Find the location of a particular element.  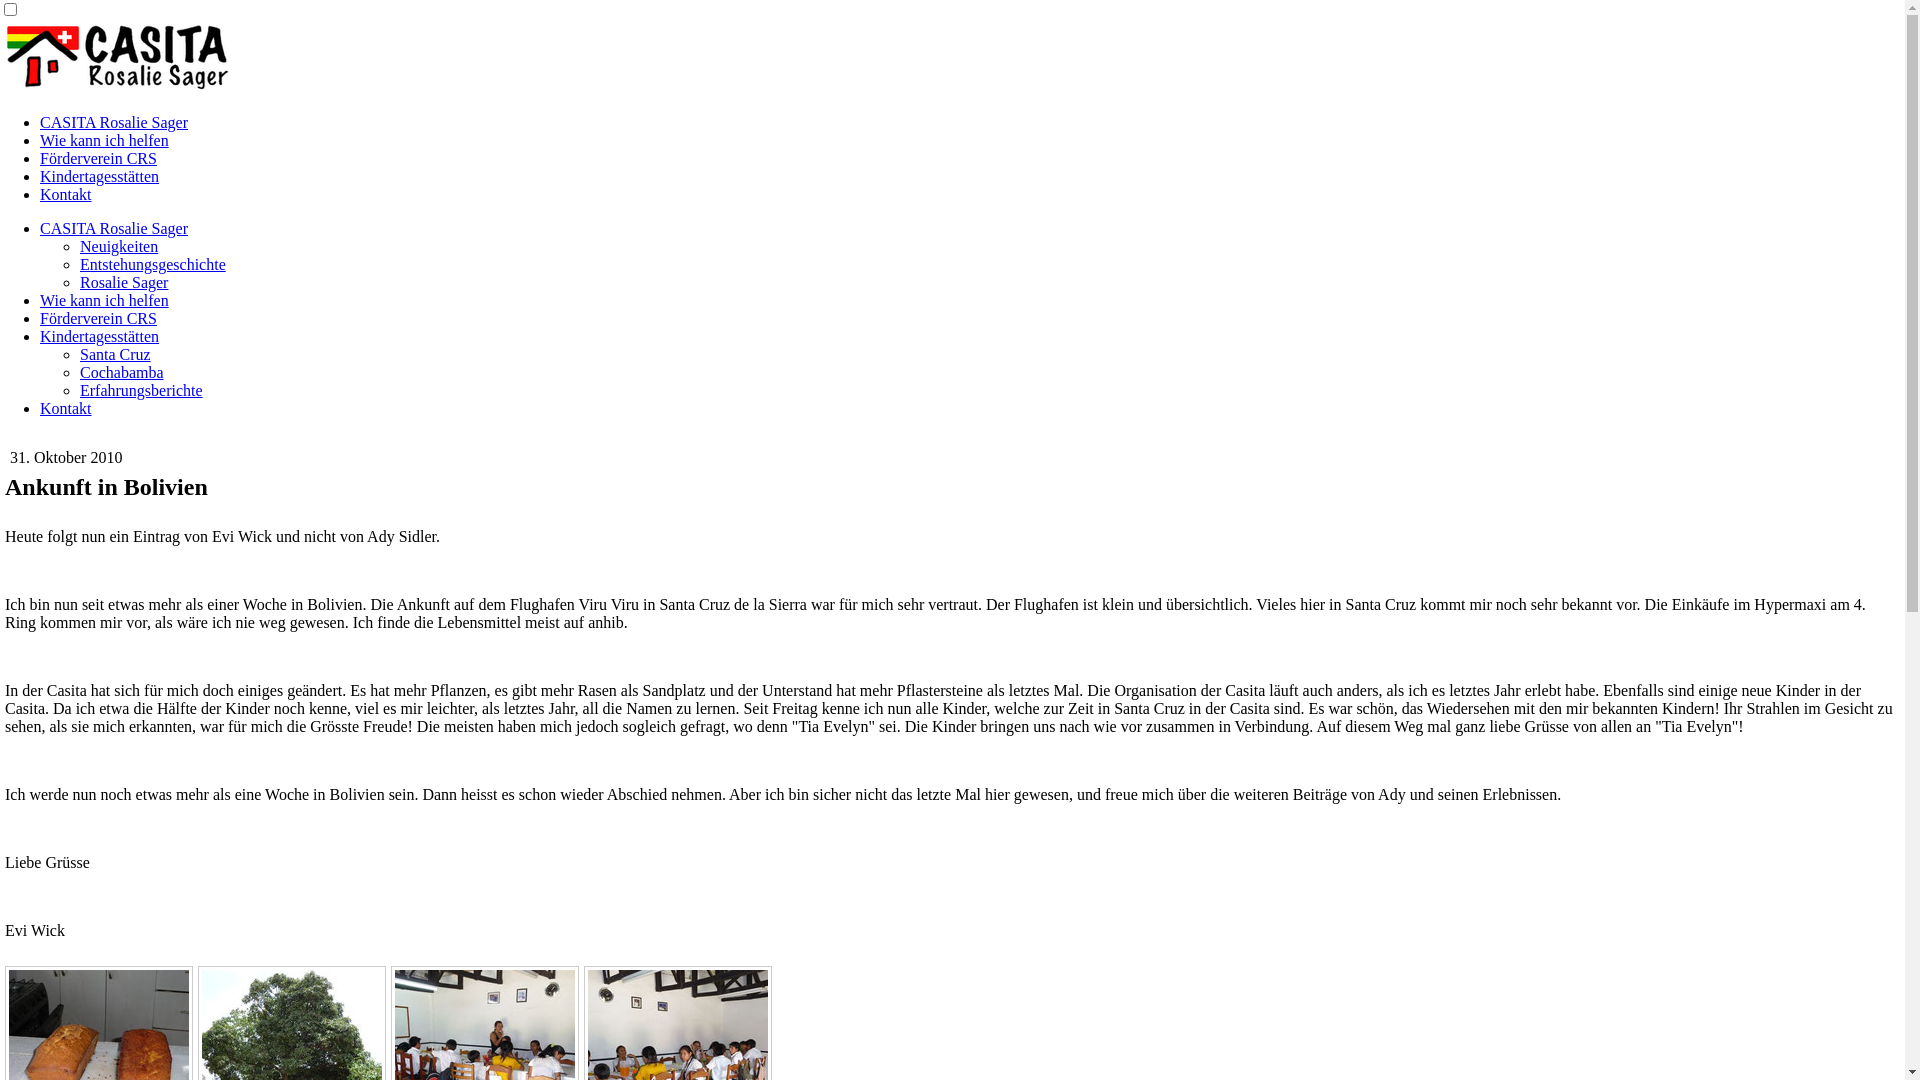

'Erfahrungsberichte' is located at coordinates (140, 390).